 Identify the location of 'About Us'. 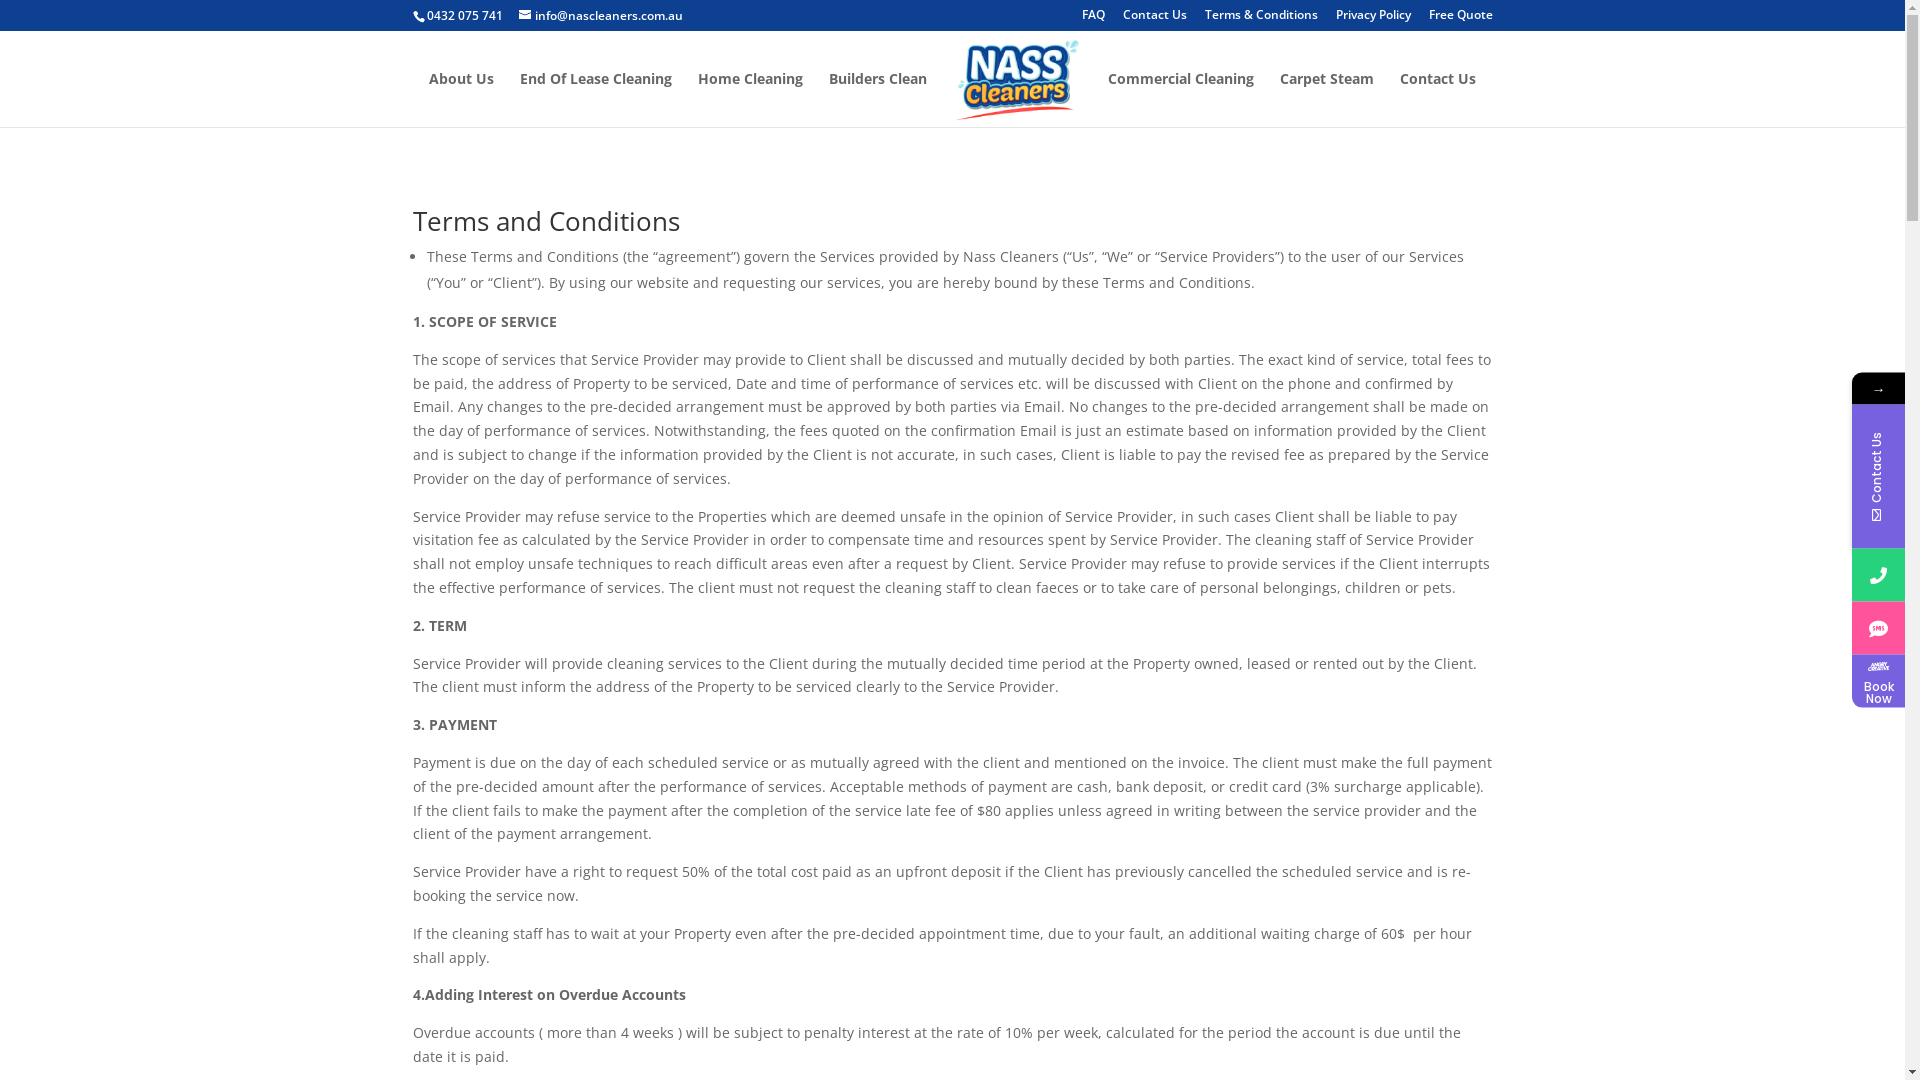
(460, 99).